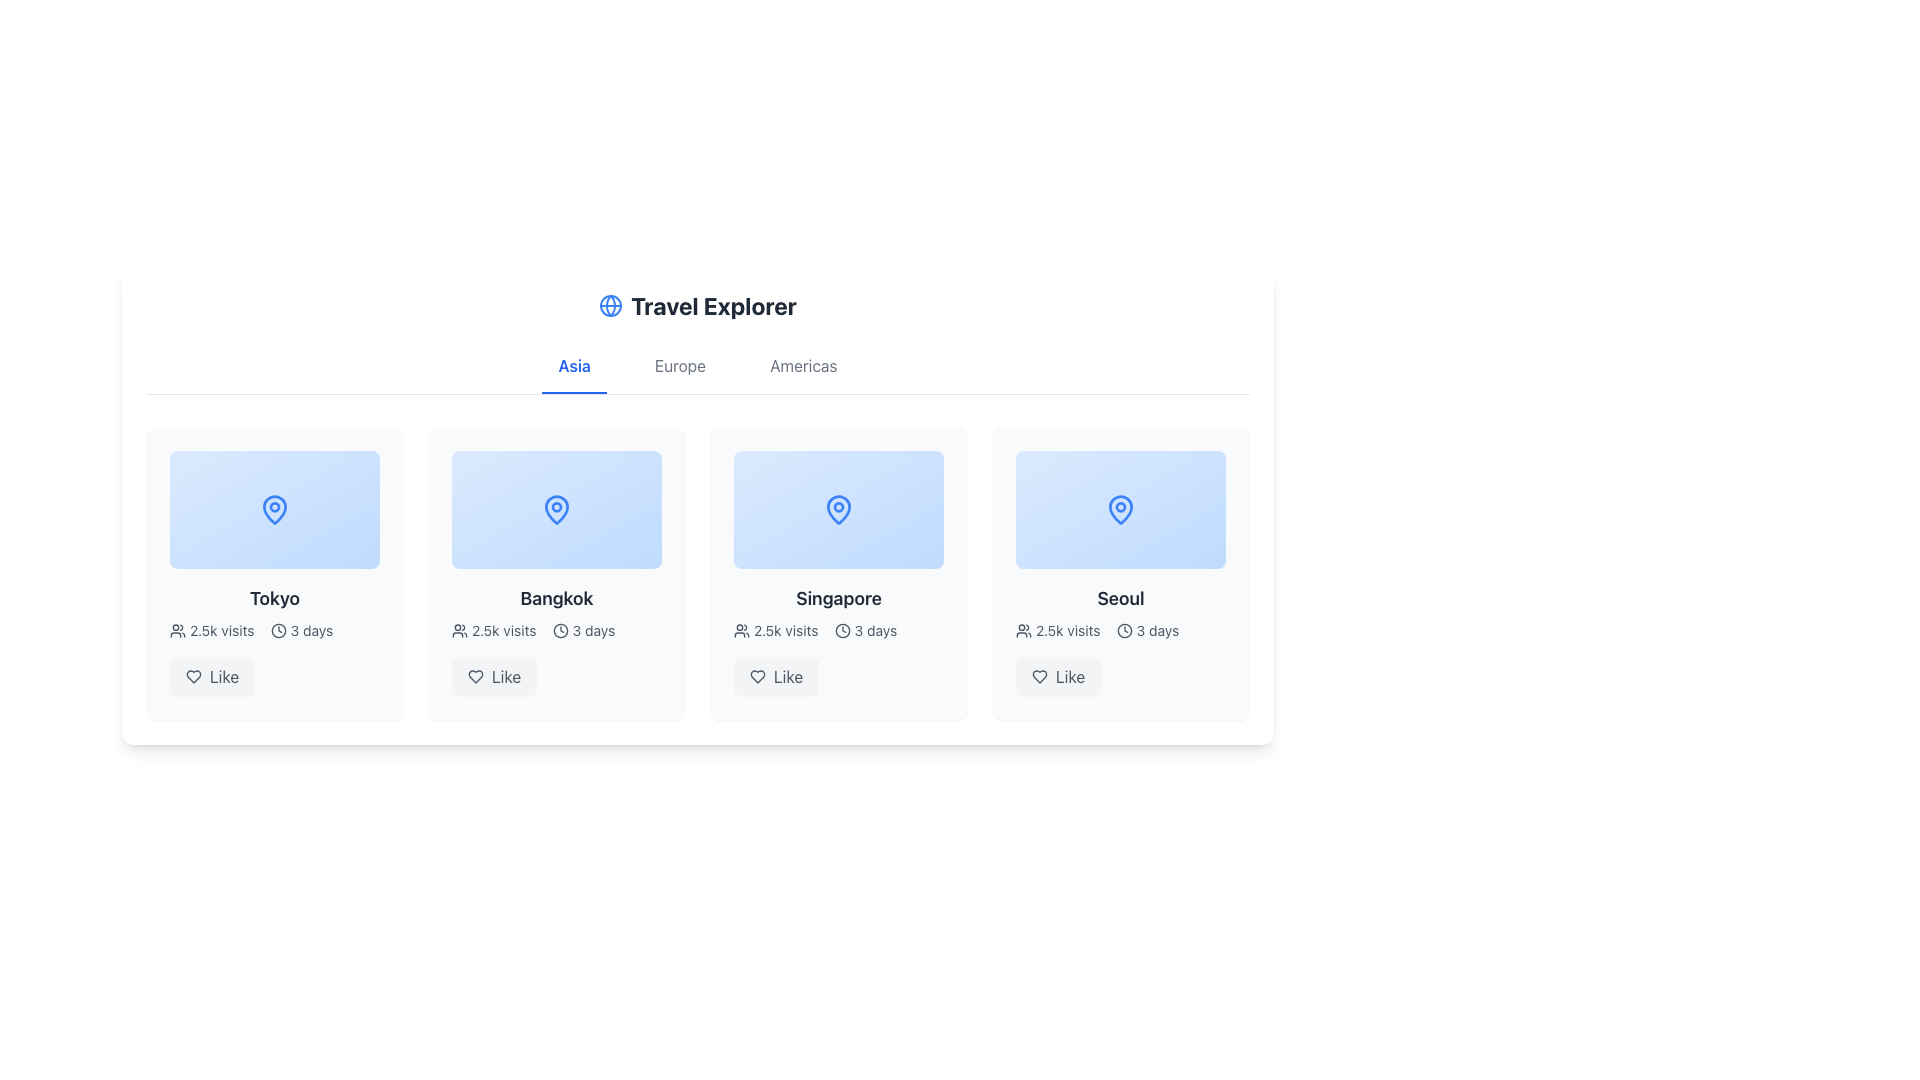 This screenshot has height=1080, width=1920. What do you see at coordinates (582, 631) in the screenshot?
I see `the text element that indicates the duration or time frame associated with the 'Bangkok' location, which is located at the bottom-right corner of the 'Bangkok' card in the 'Asia' section of the 'Travel Explorer' interface` at bounding box center [582, 631].